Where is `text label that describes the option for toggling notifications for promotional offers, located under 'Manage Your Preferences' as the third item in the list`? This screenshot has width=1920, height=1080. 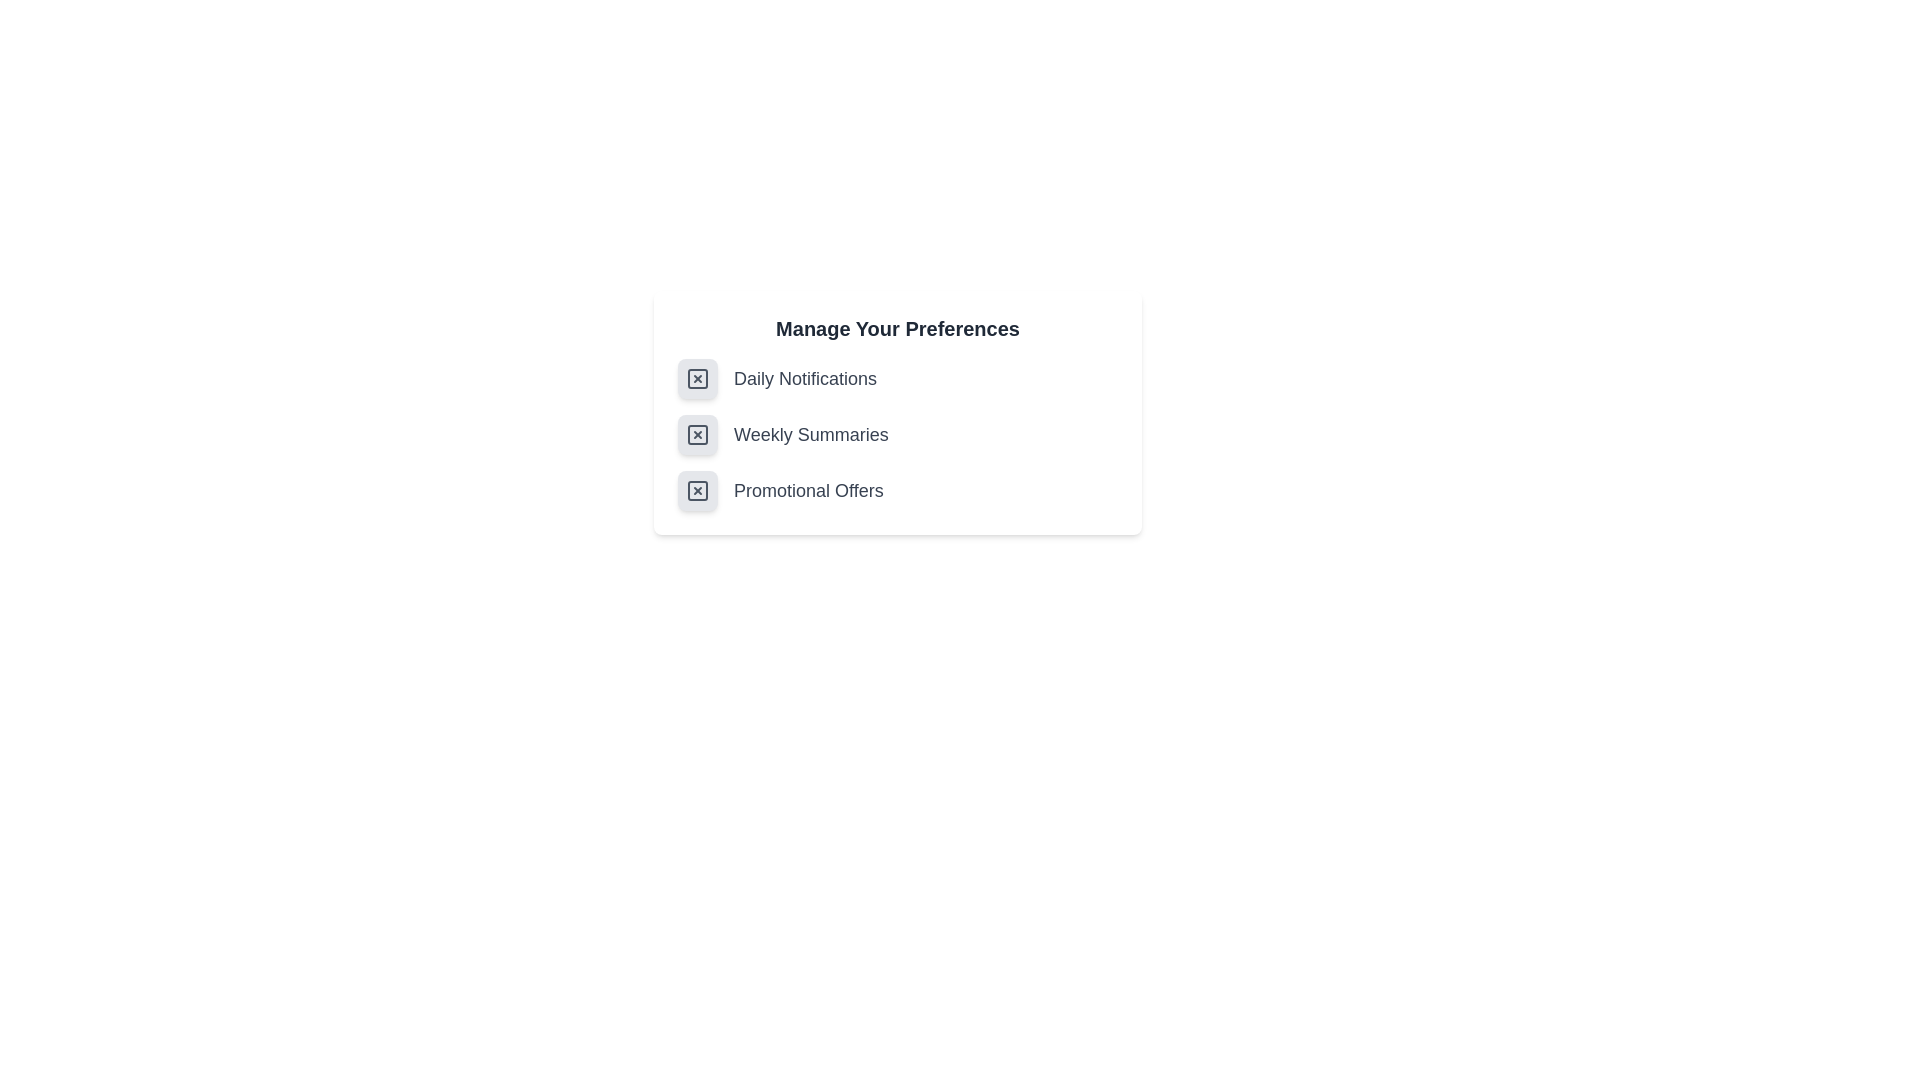
text label that describes the option for toggling notifications for promotional offers, located under 'Manage Your Preferences' as the third item in the list is located at coordinates (808, 490).